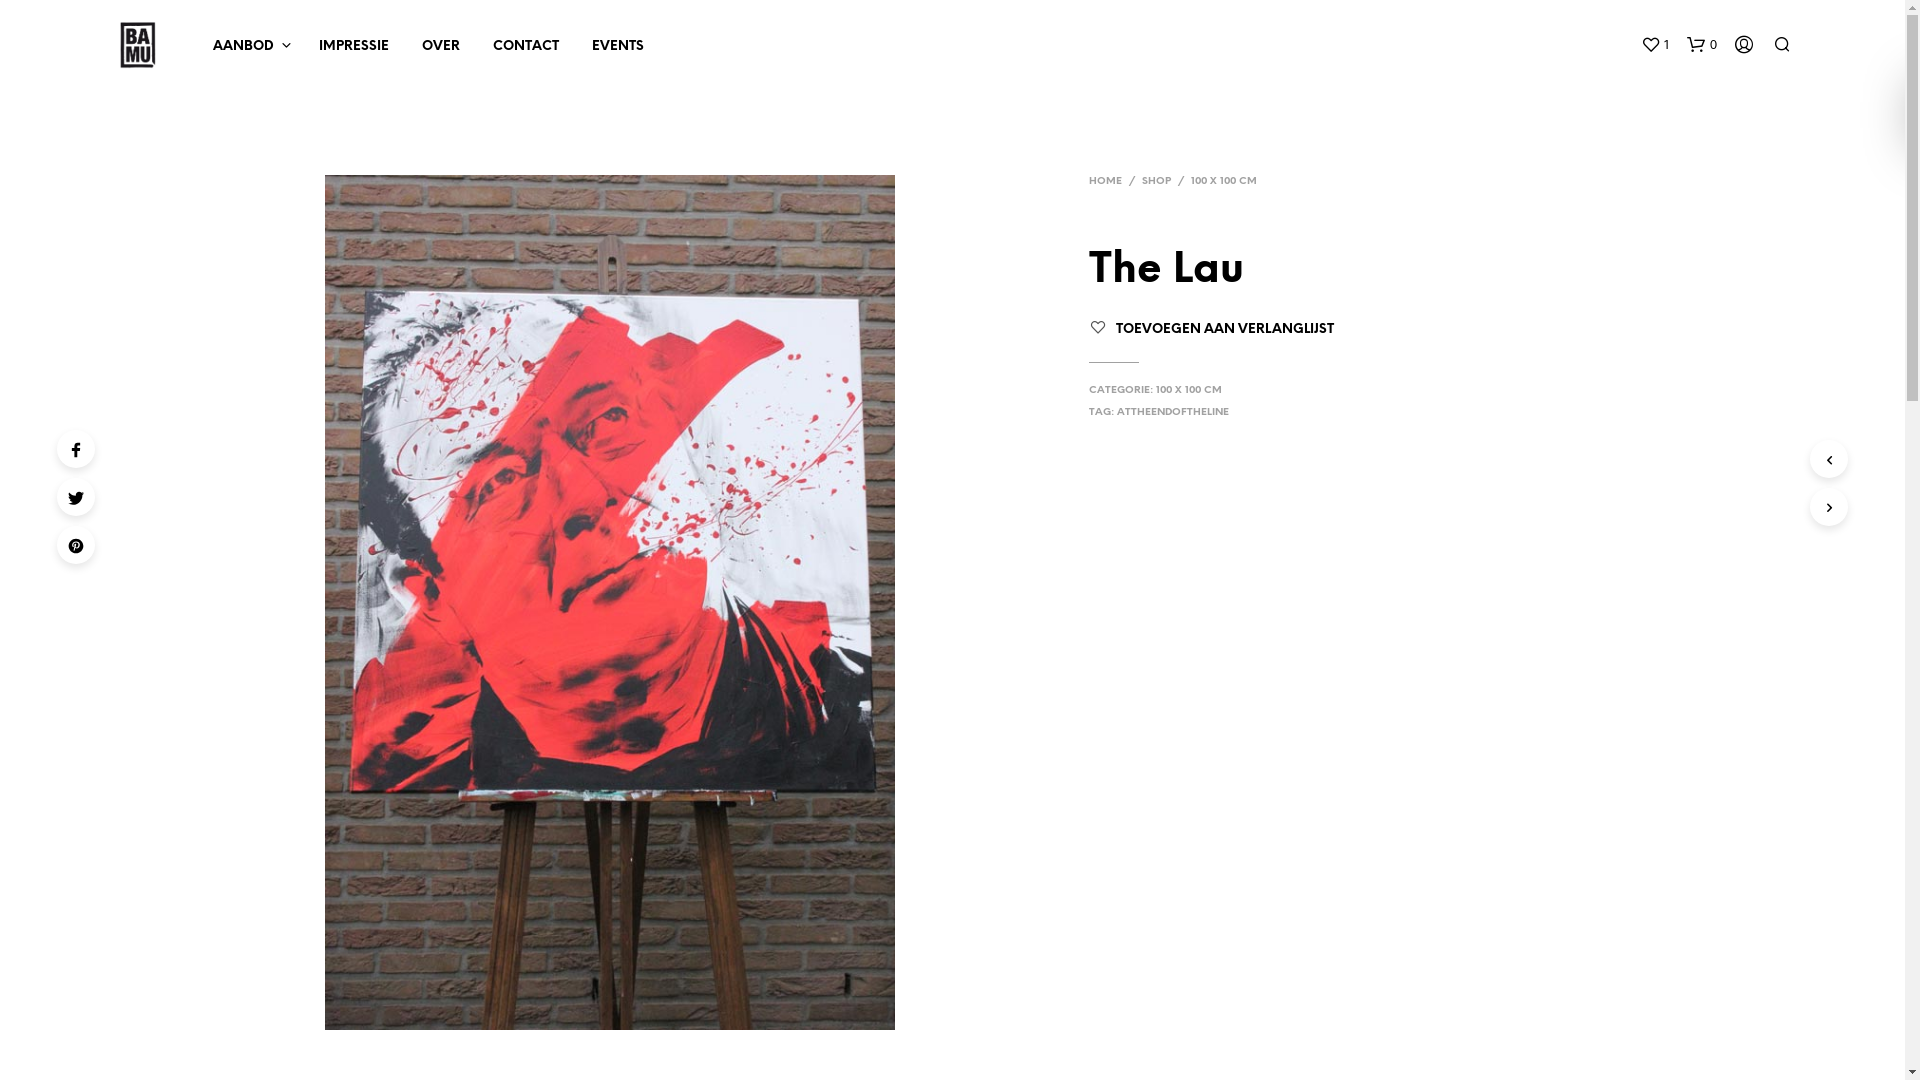  I want to click on 'TOEVOEGEN AAN VERLANGLIJST', so click(1223, 328).